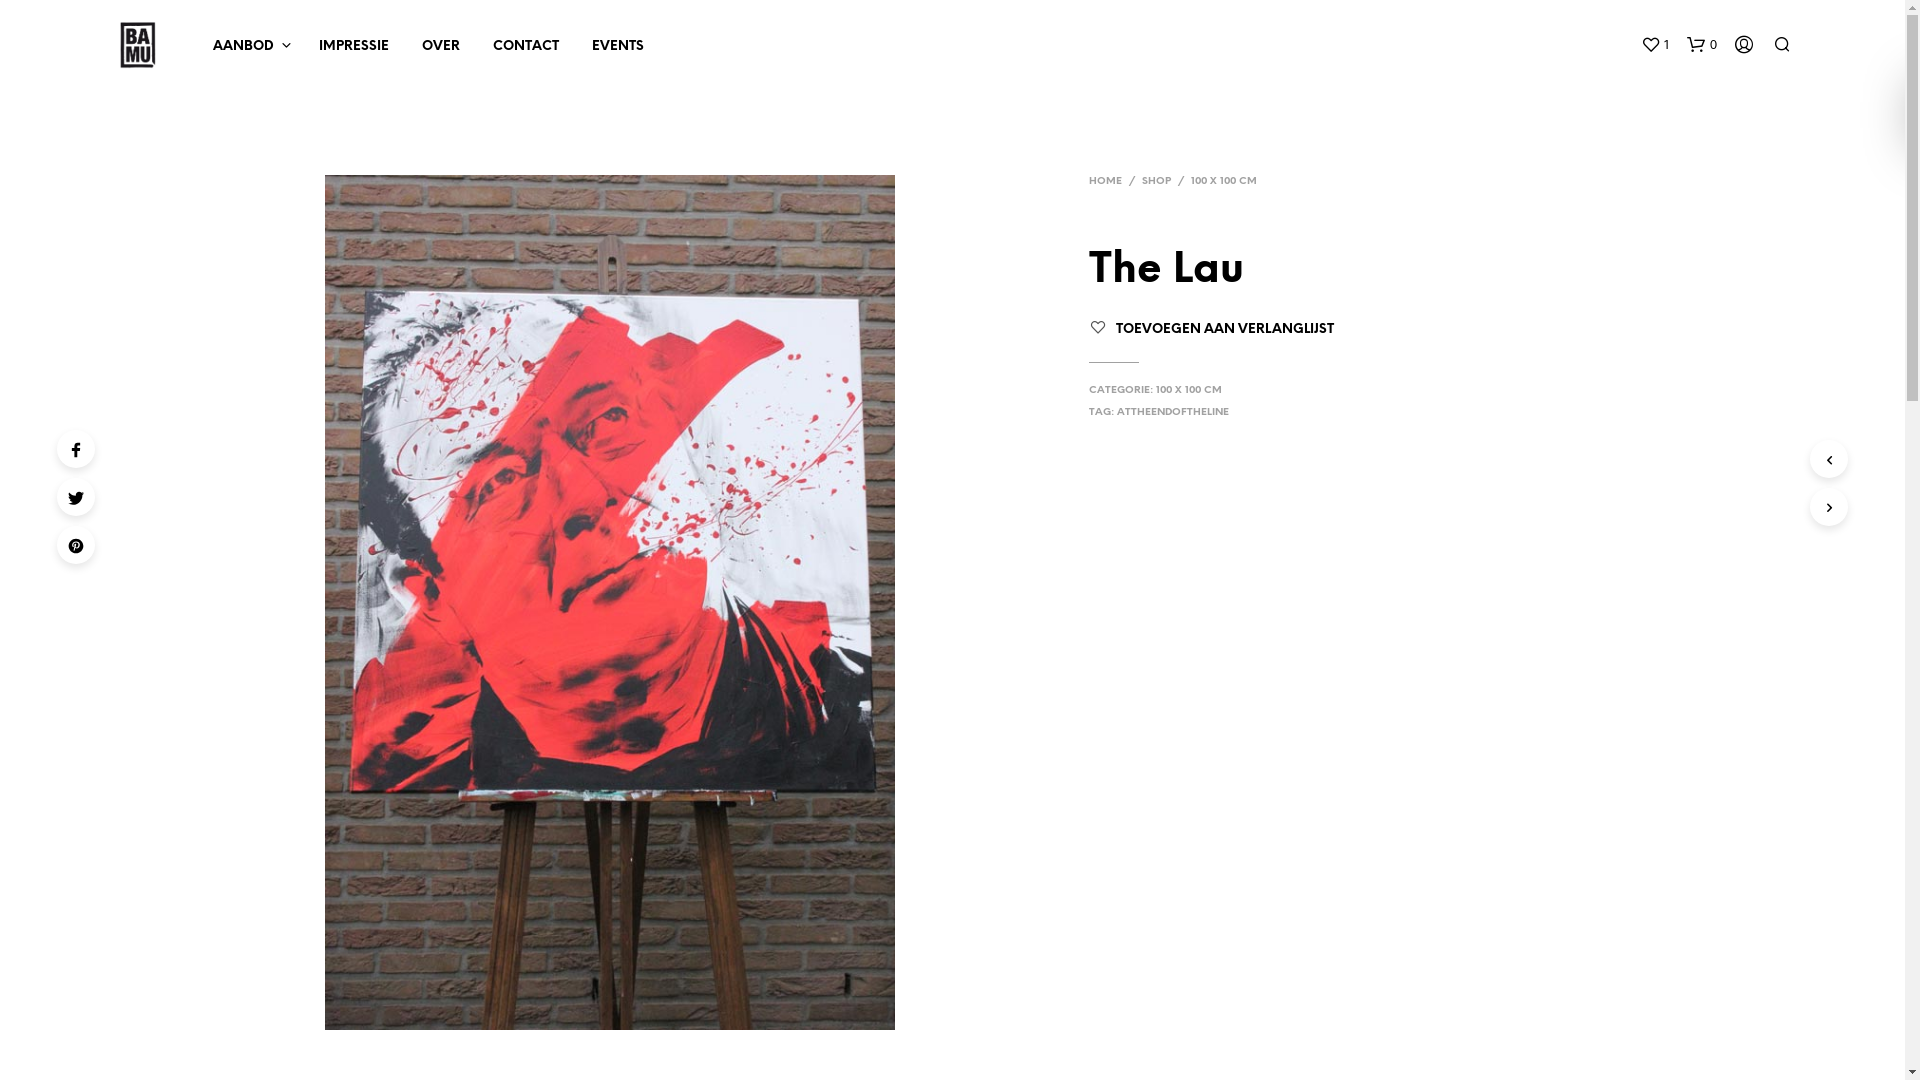  I want to click on 'TOEVOEGEN AAN VERLANGLIJST', so click(1223, 328).